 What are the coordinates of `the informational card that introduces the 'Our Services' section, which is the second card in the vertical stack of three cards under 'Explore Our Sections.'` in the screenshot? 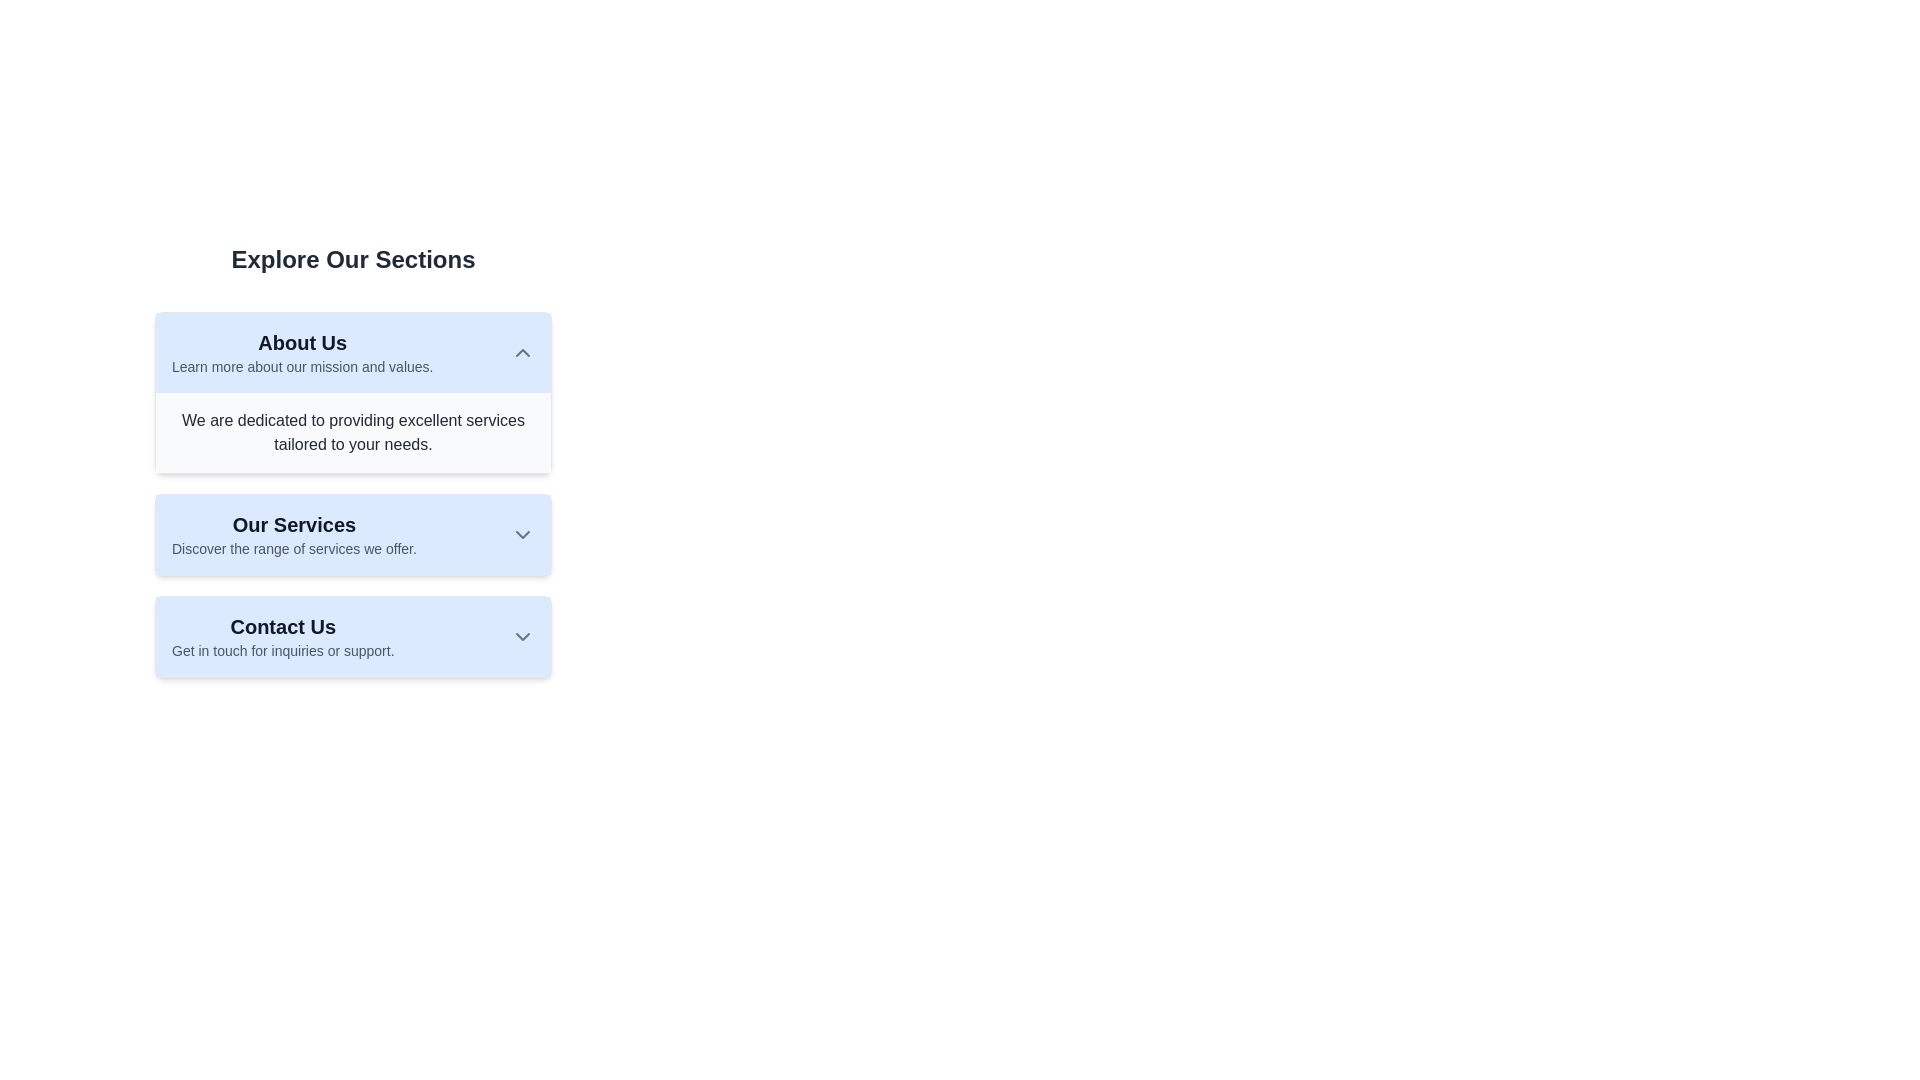 It's located at (293, 534).